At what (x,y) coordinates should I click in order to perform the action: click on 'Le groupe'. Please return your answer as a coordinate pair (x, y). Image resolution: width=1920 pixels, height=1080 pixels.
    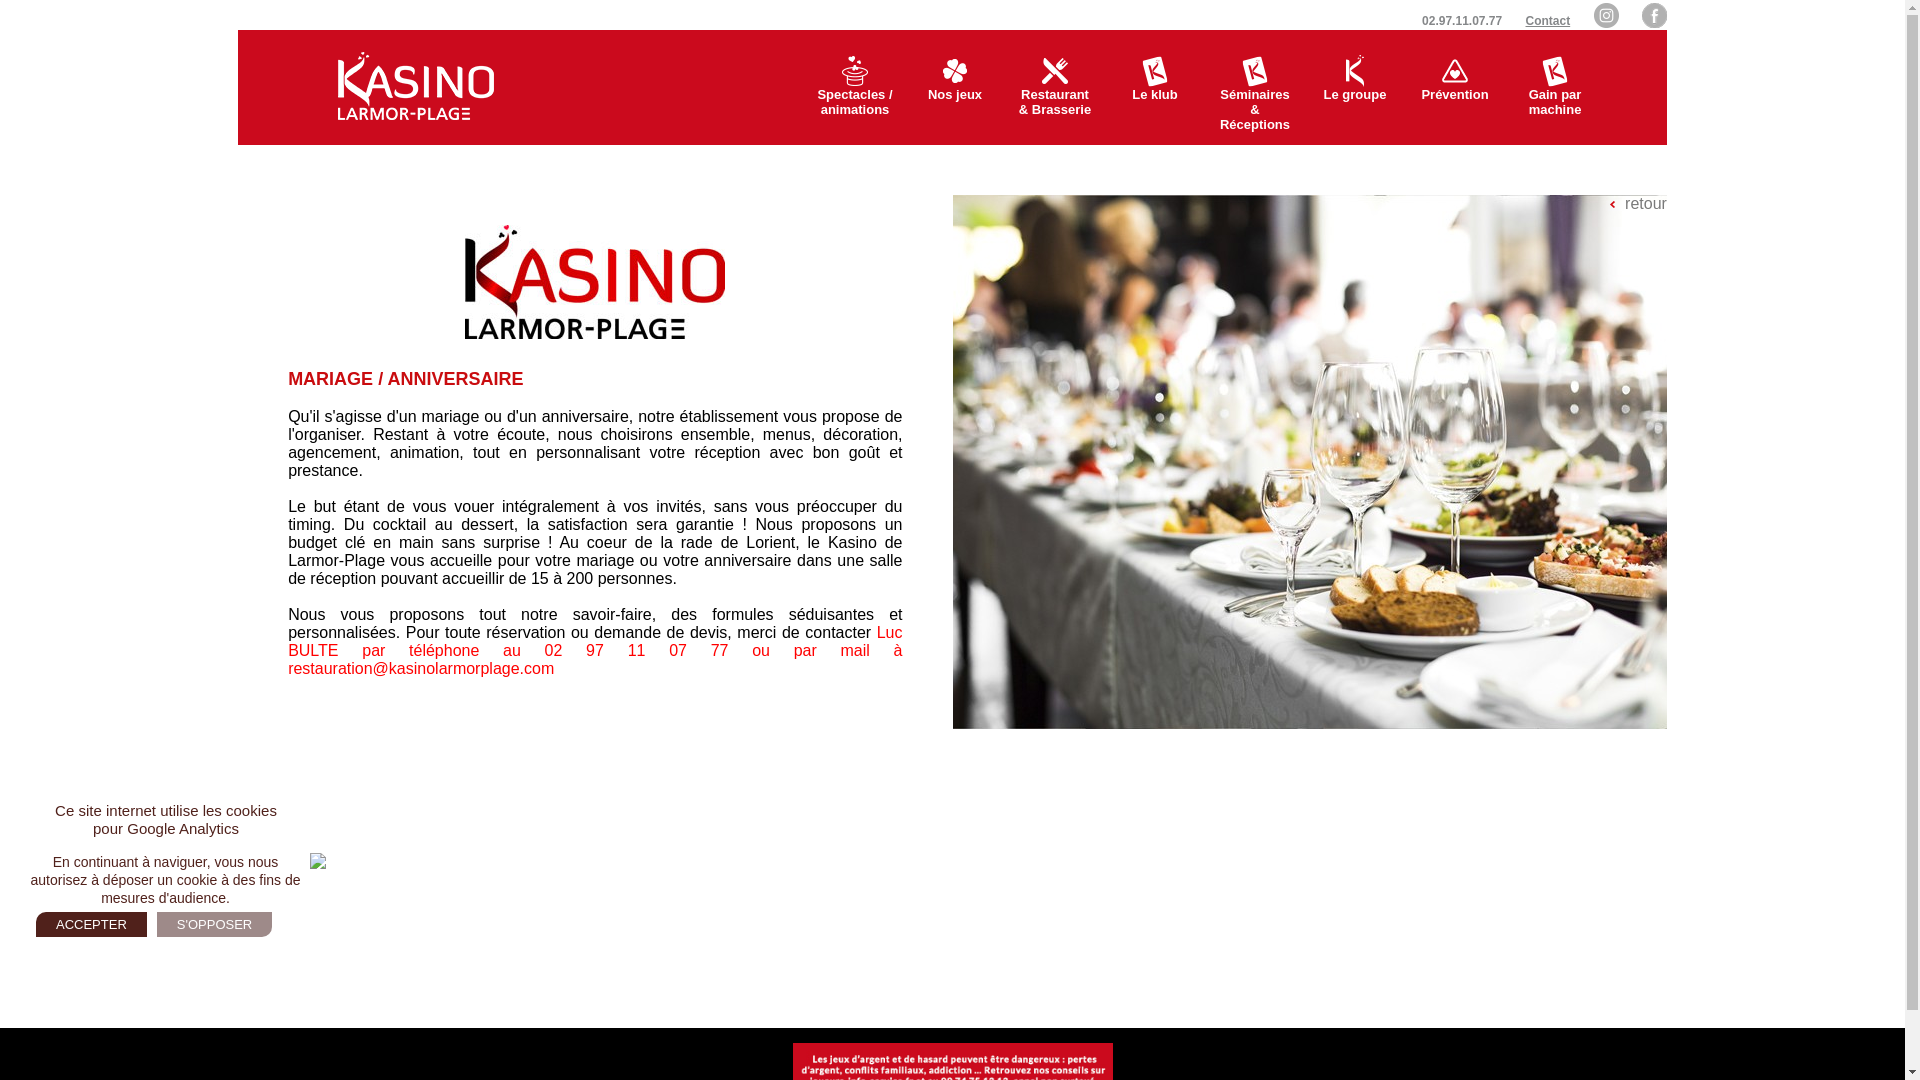
    Looking at the image, I should click on (1354, 86).